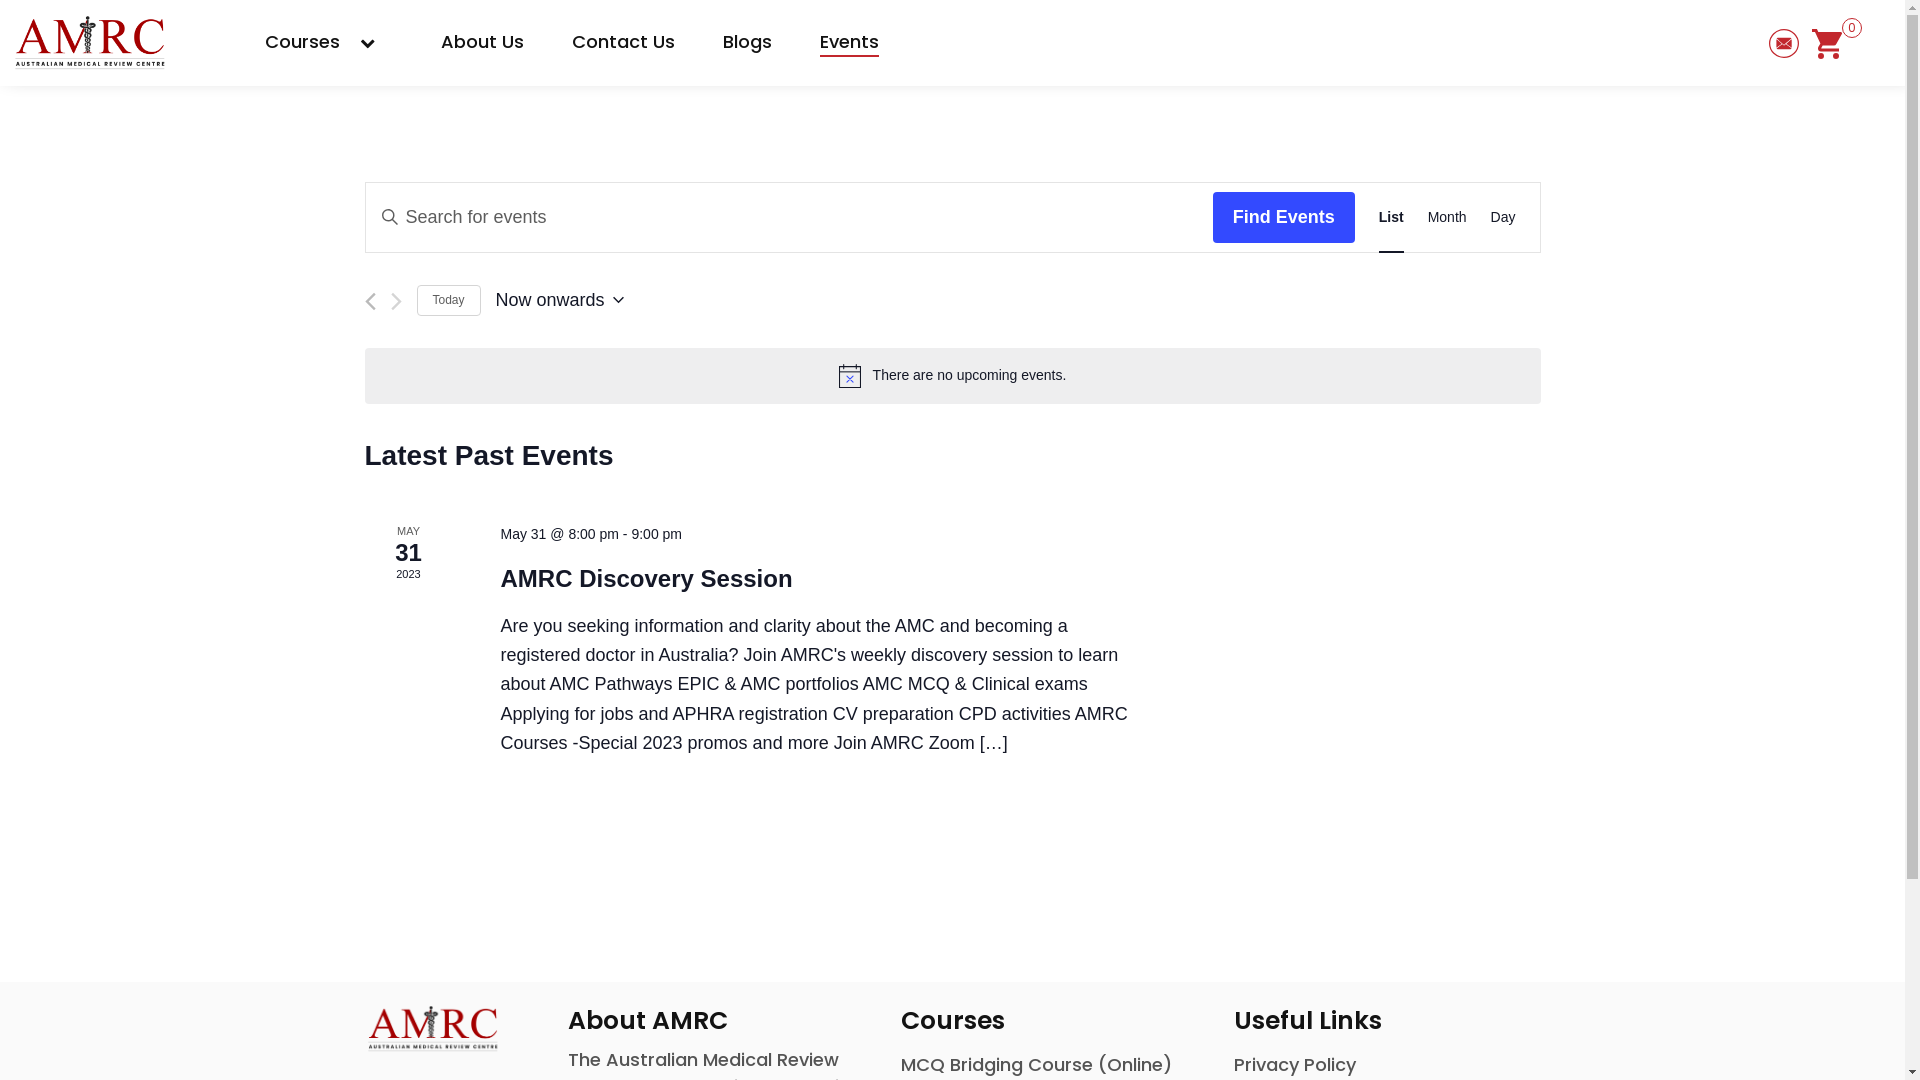 This screenshot has width=1920, height=1080. I want to click on 'Courses', so click(329, 41).